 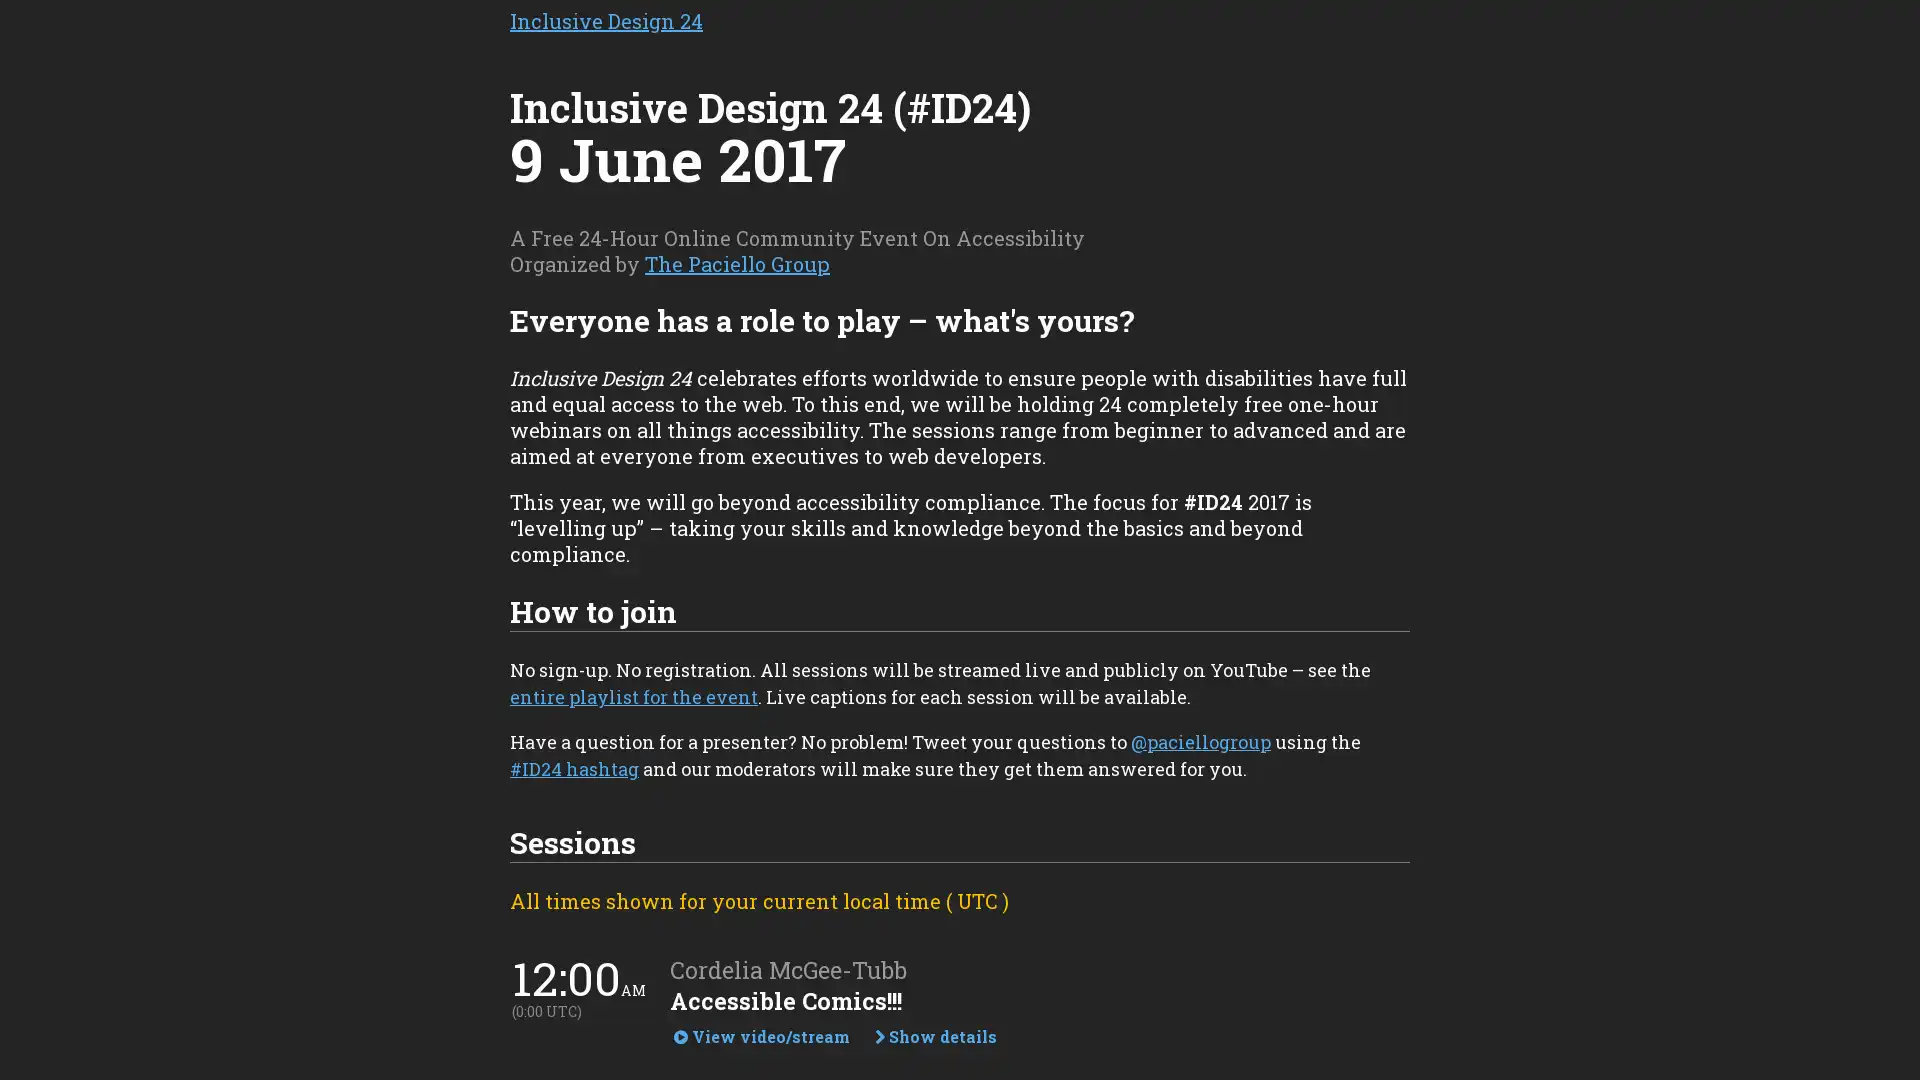 I want to click on Show details, so click(x=935, y=1035).